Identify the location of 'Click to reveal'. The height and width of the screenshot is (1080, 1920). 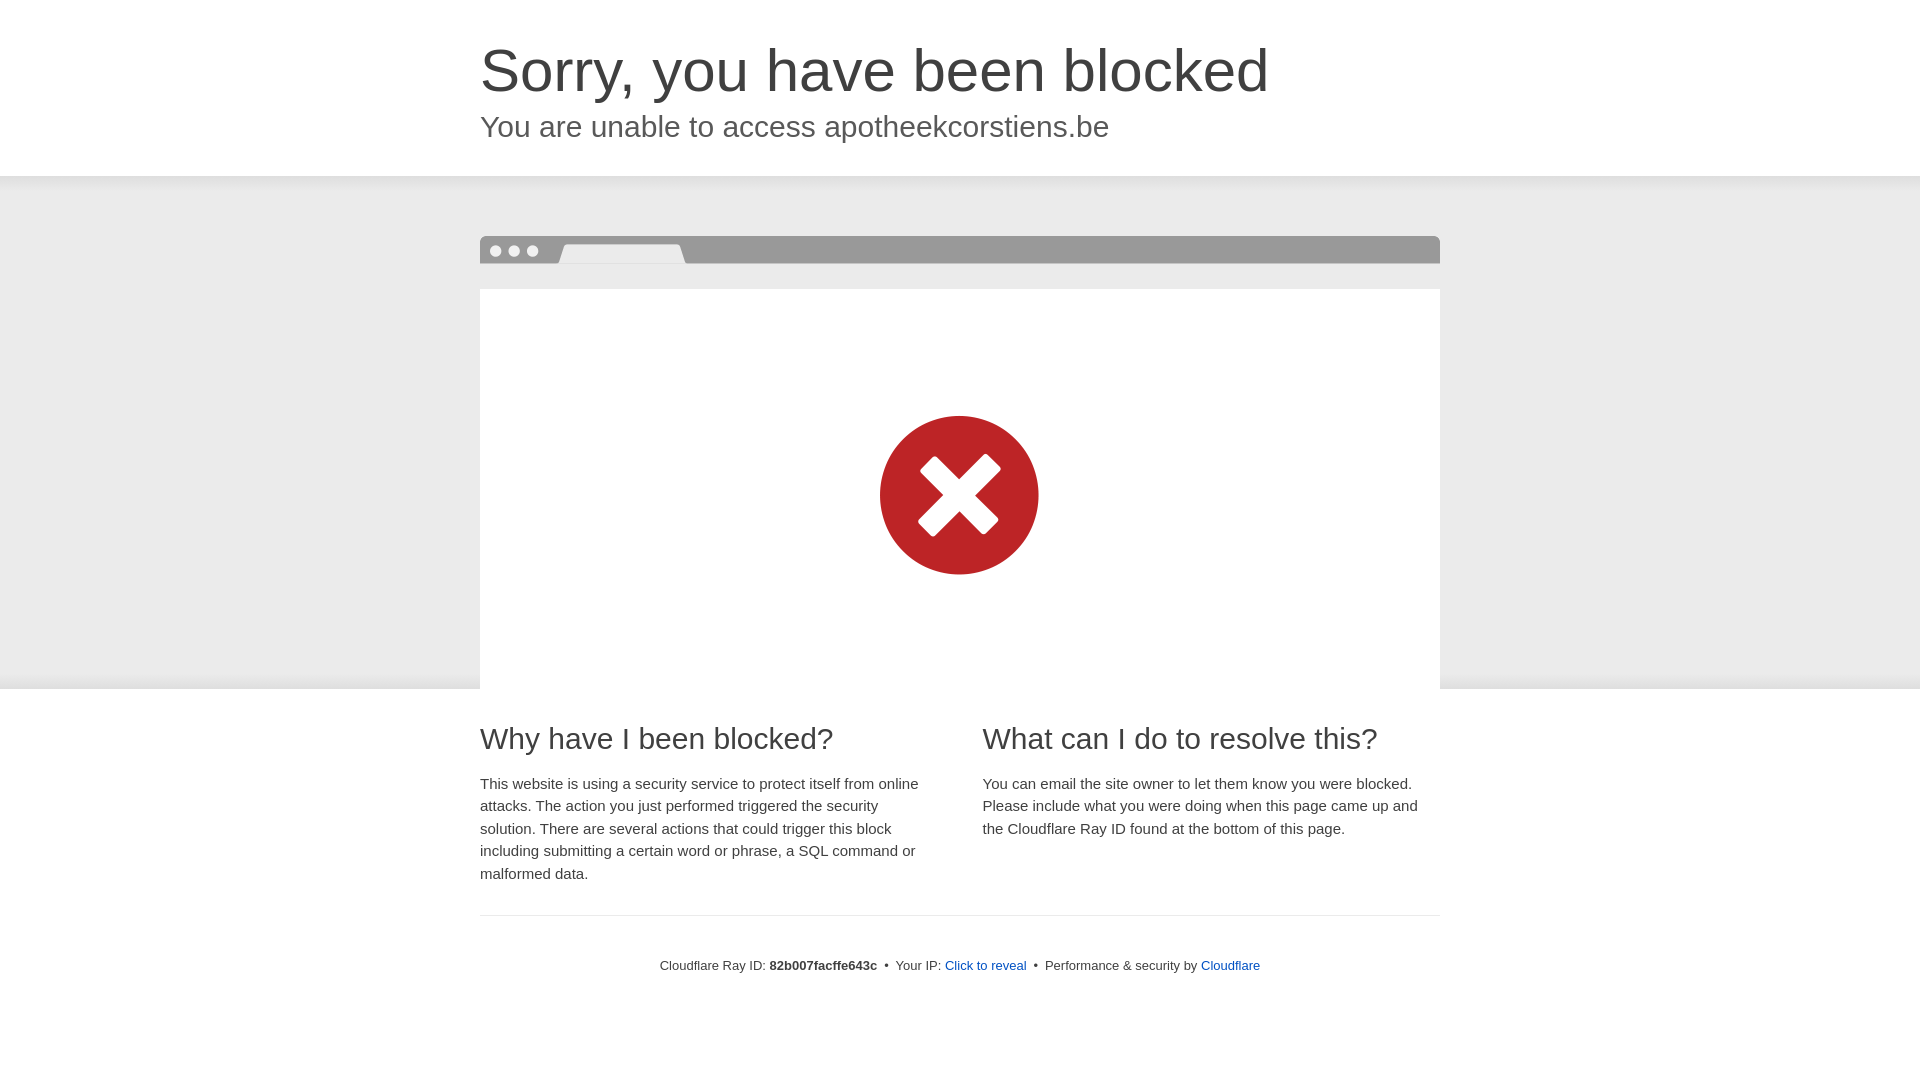
(985, 964).